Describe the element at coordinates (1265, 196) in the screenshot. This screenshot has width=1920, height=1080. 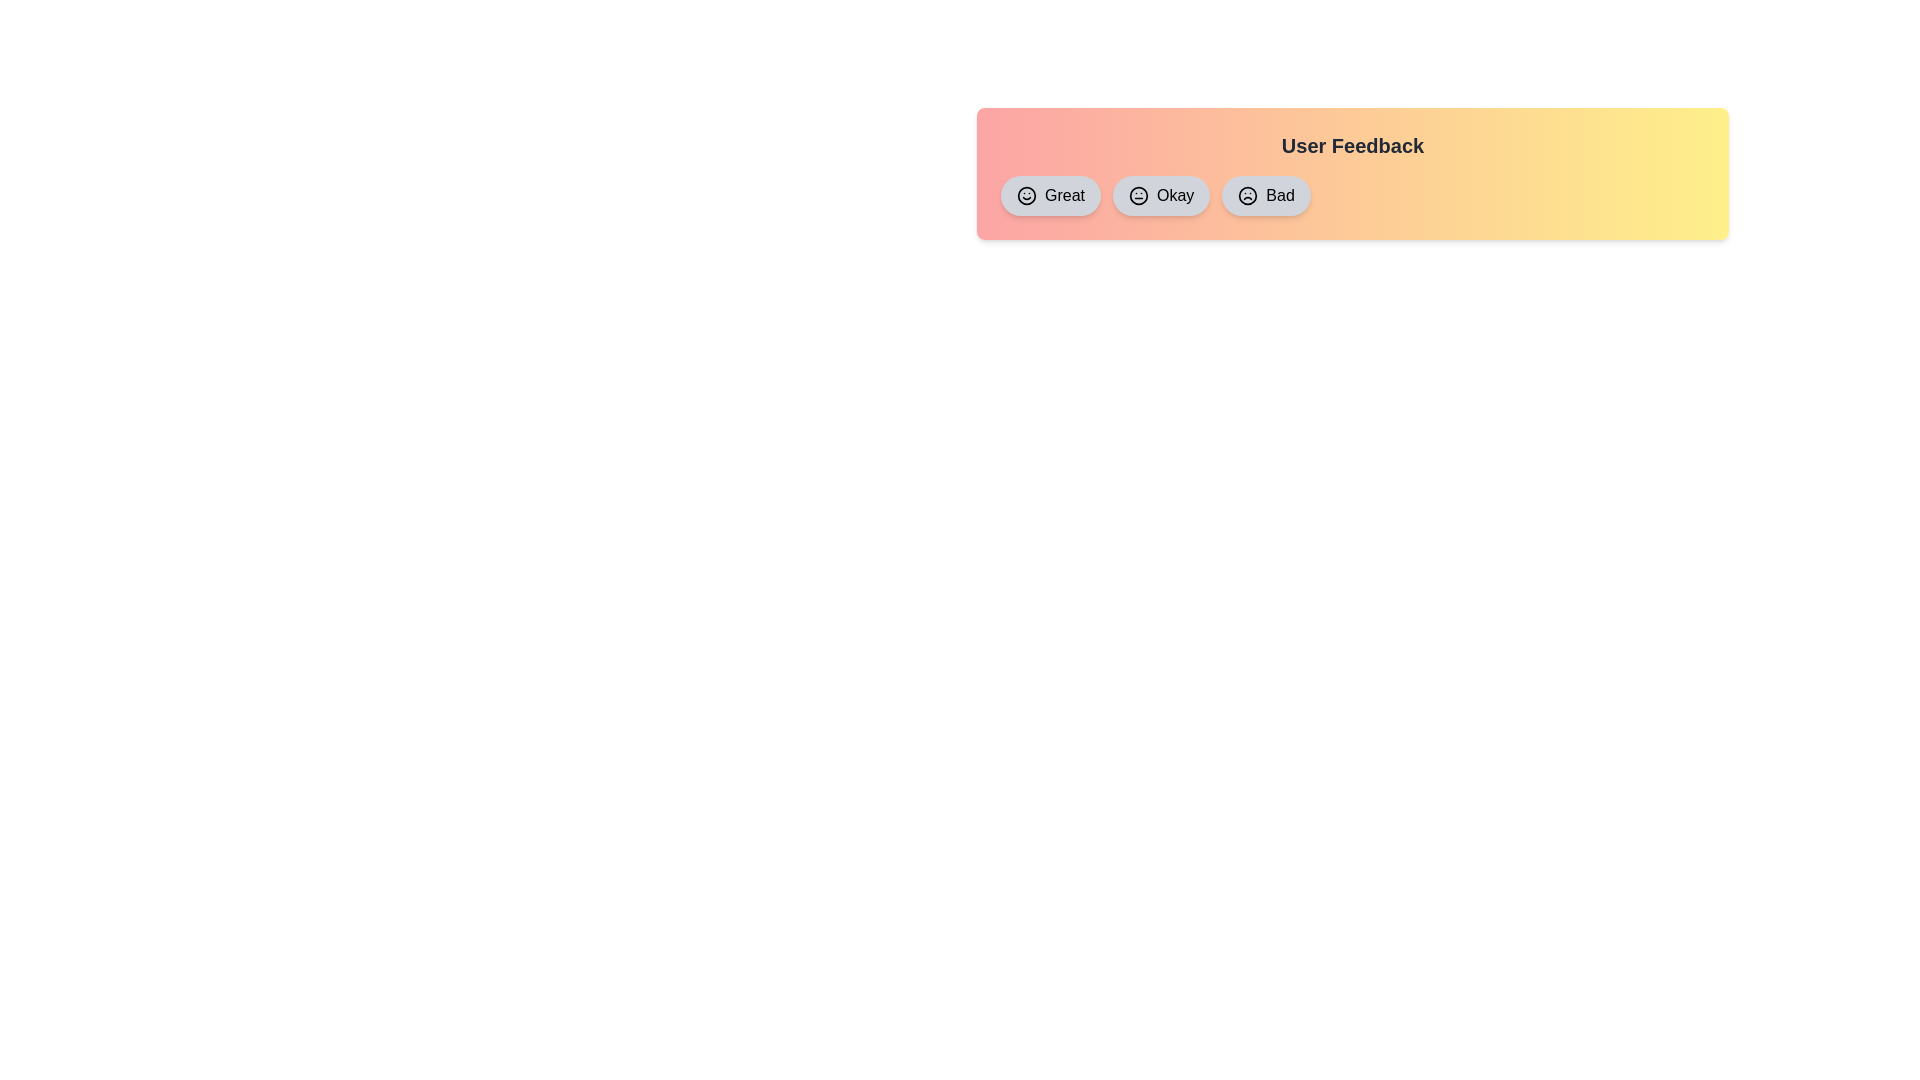
I see `the chip labeled Bad` at that location.